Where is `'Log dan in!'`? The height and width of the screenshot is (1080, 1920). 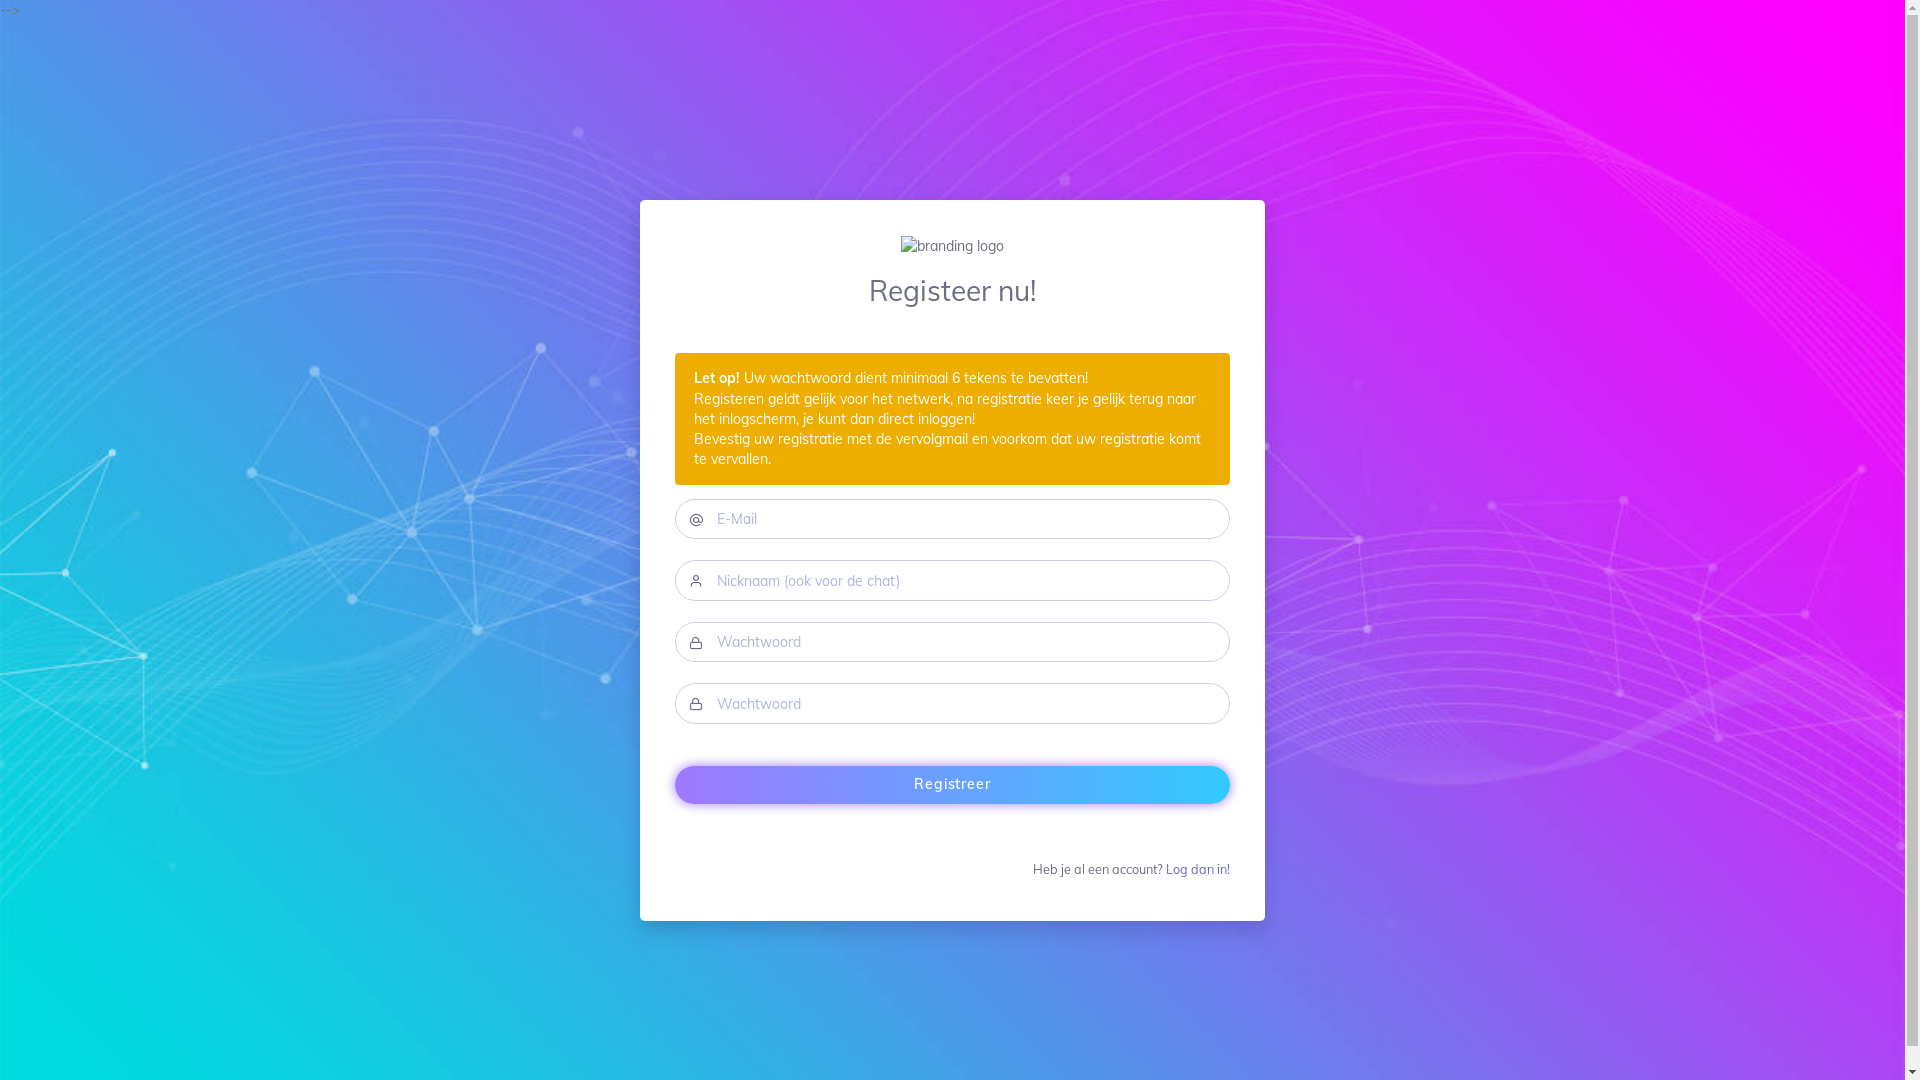 'Log dan in!' is located at coordinates (1198, 867).